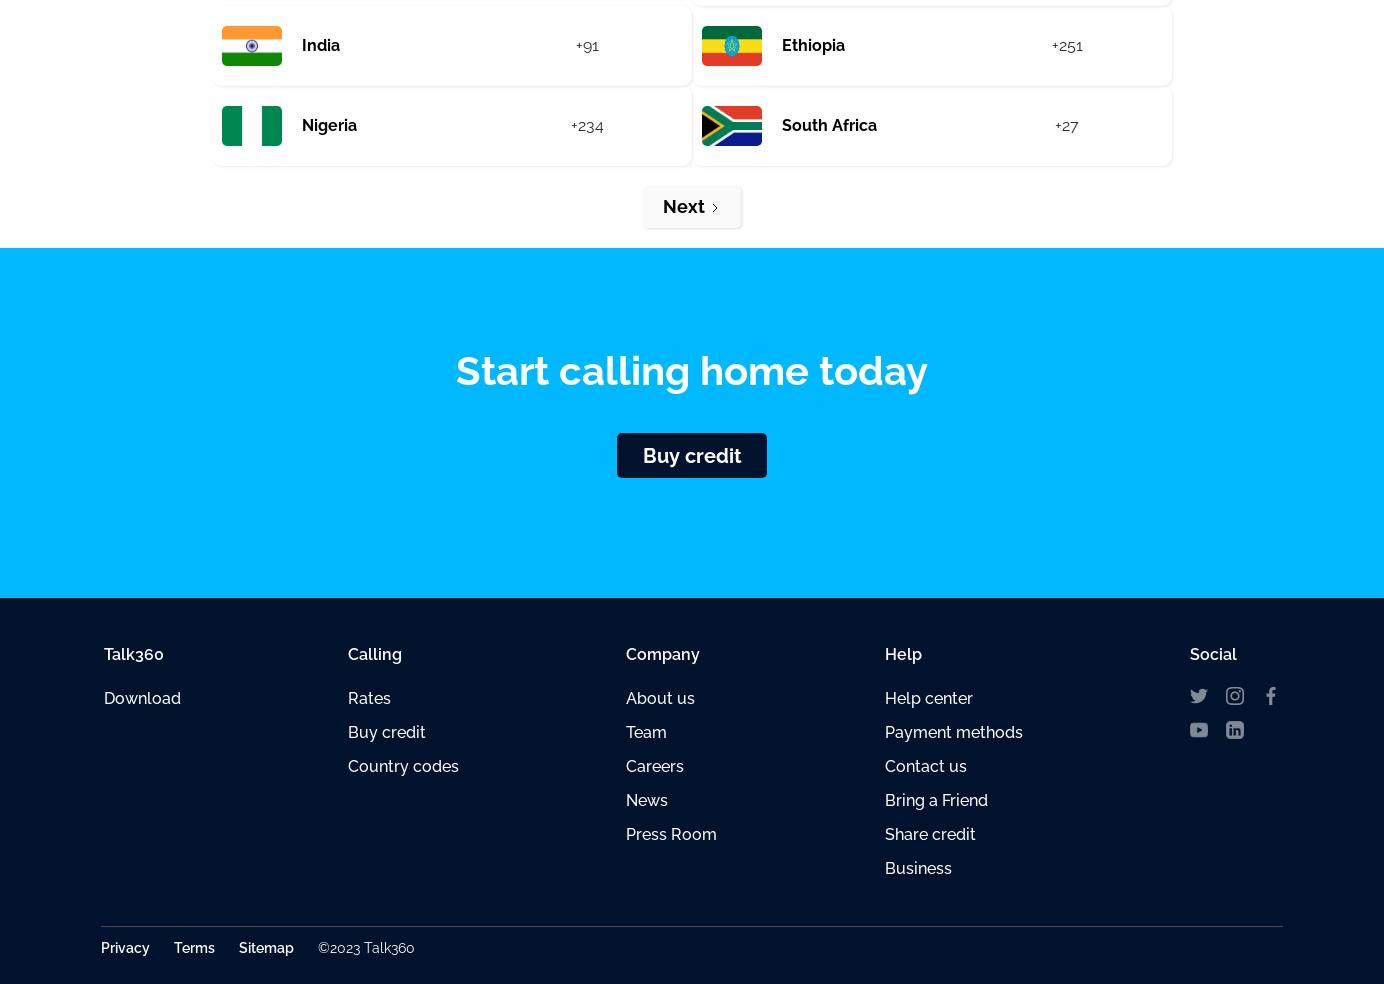 This screenshot has height=984, width=1384. I want to click on '+27', so click(1054, 125).